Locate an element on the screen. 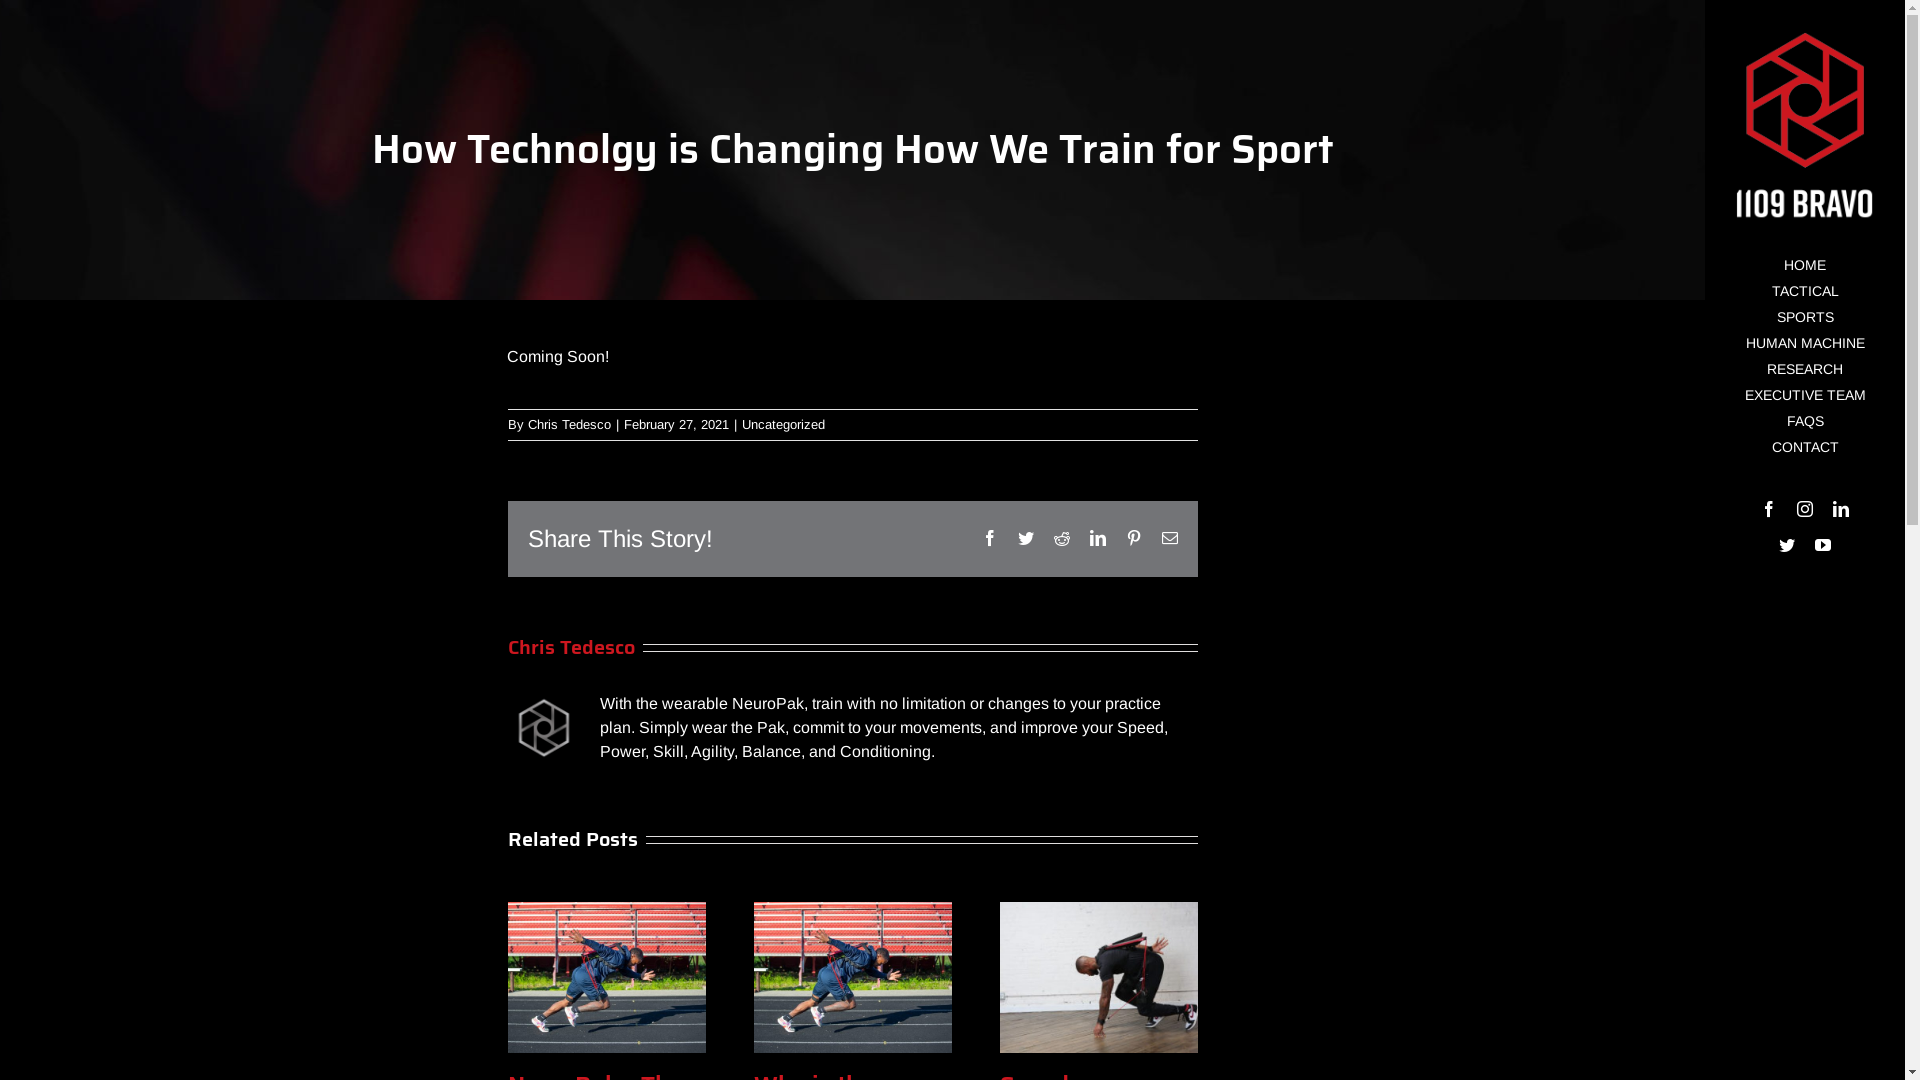  'Email' is located at coordinates (1170, 536).